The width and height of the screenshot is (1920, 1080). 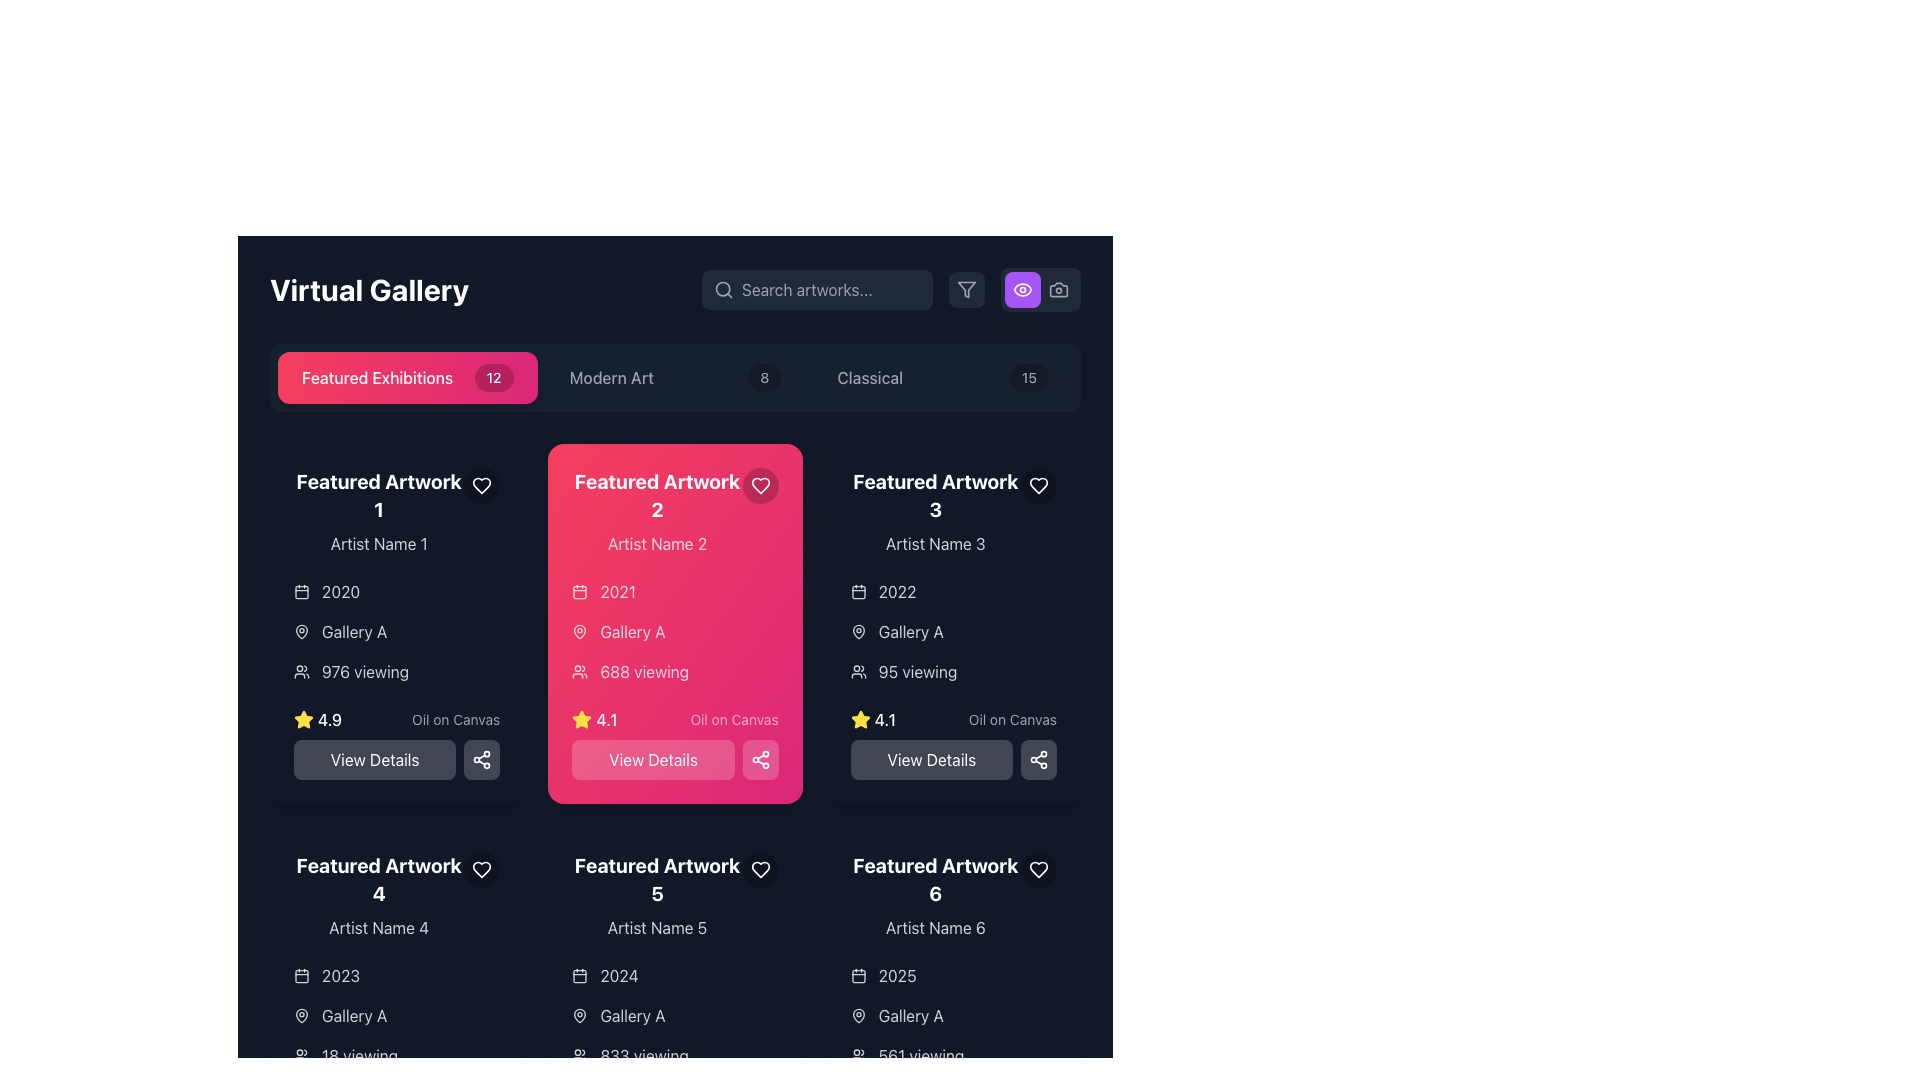 I want to click on the decorative and informative icon representing the 'viewing' count, which is located to the left of the text '833 viewing', so click(x=579, y=1055).